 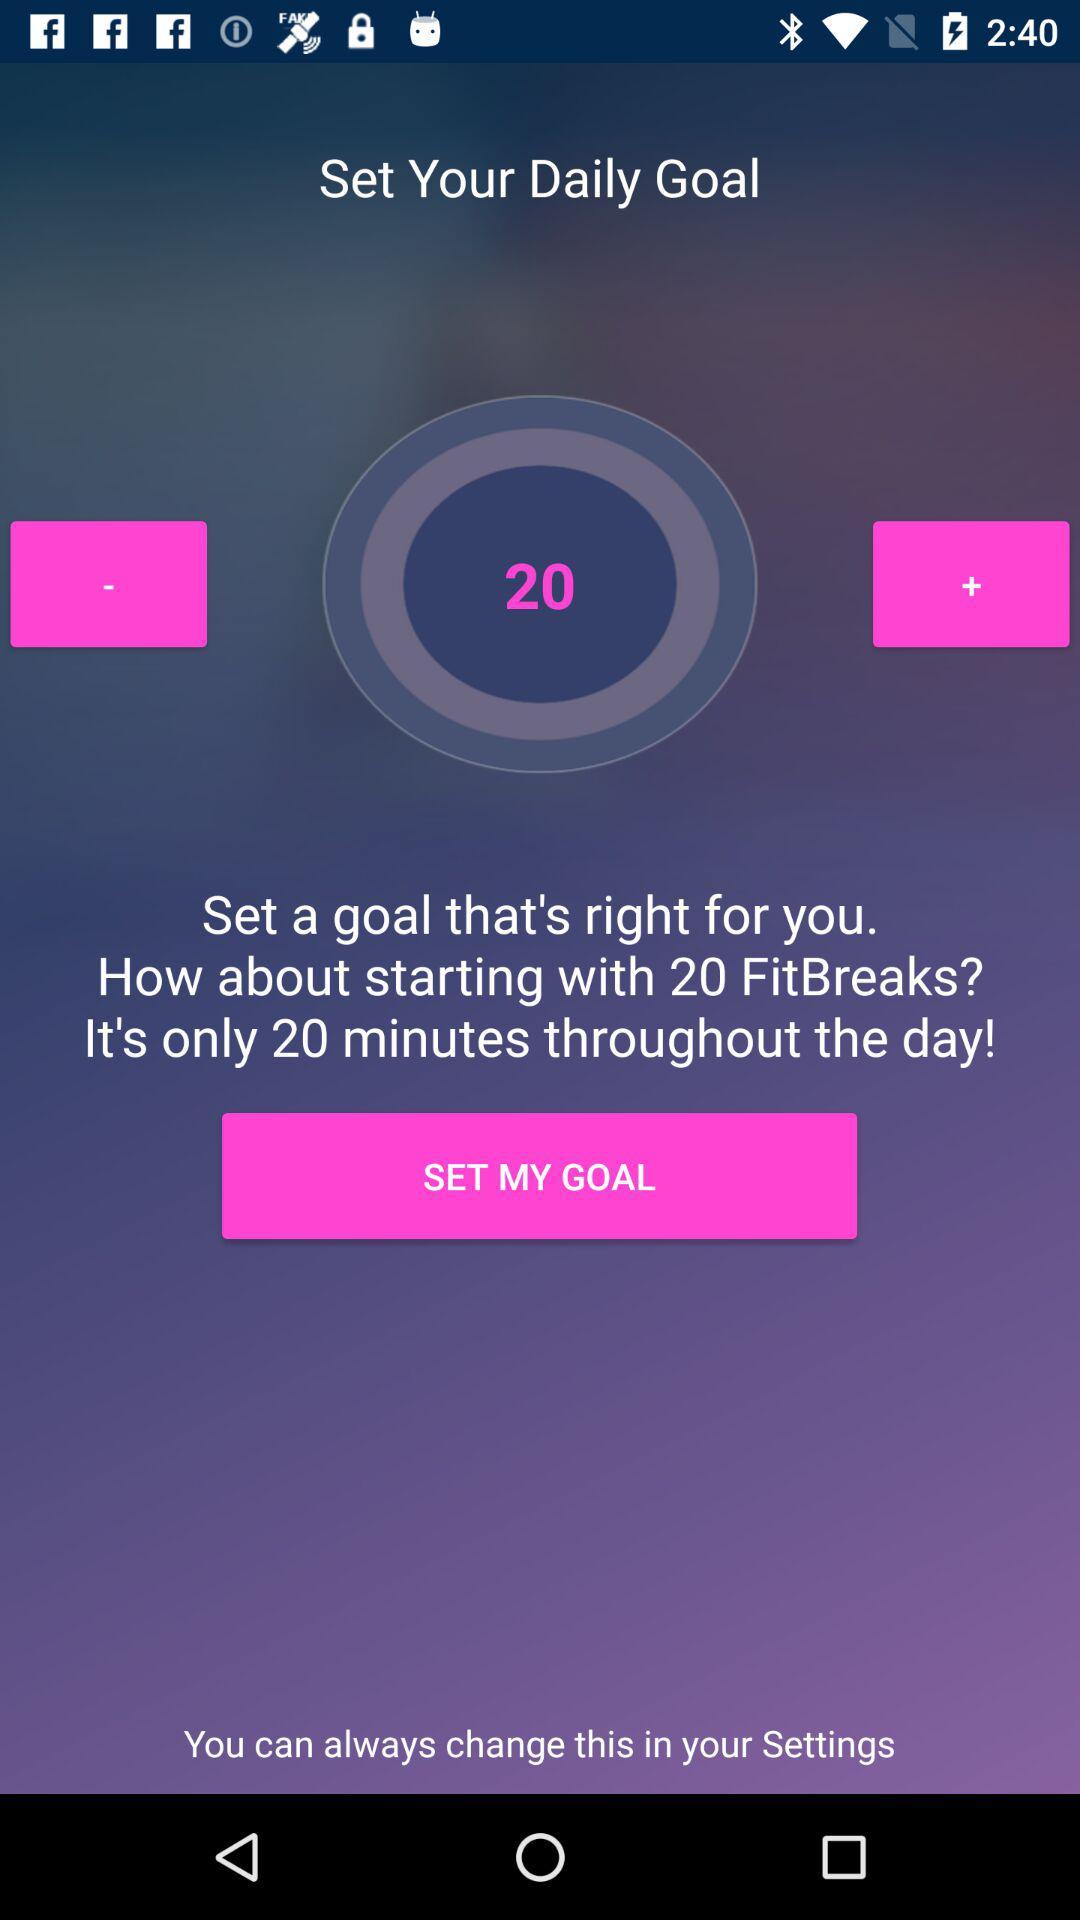 What do you see at coordinates (108, 583) in the screenshot?
I see `the - item` at bounding box center [108, 583].